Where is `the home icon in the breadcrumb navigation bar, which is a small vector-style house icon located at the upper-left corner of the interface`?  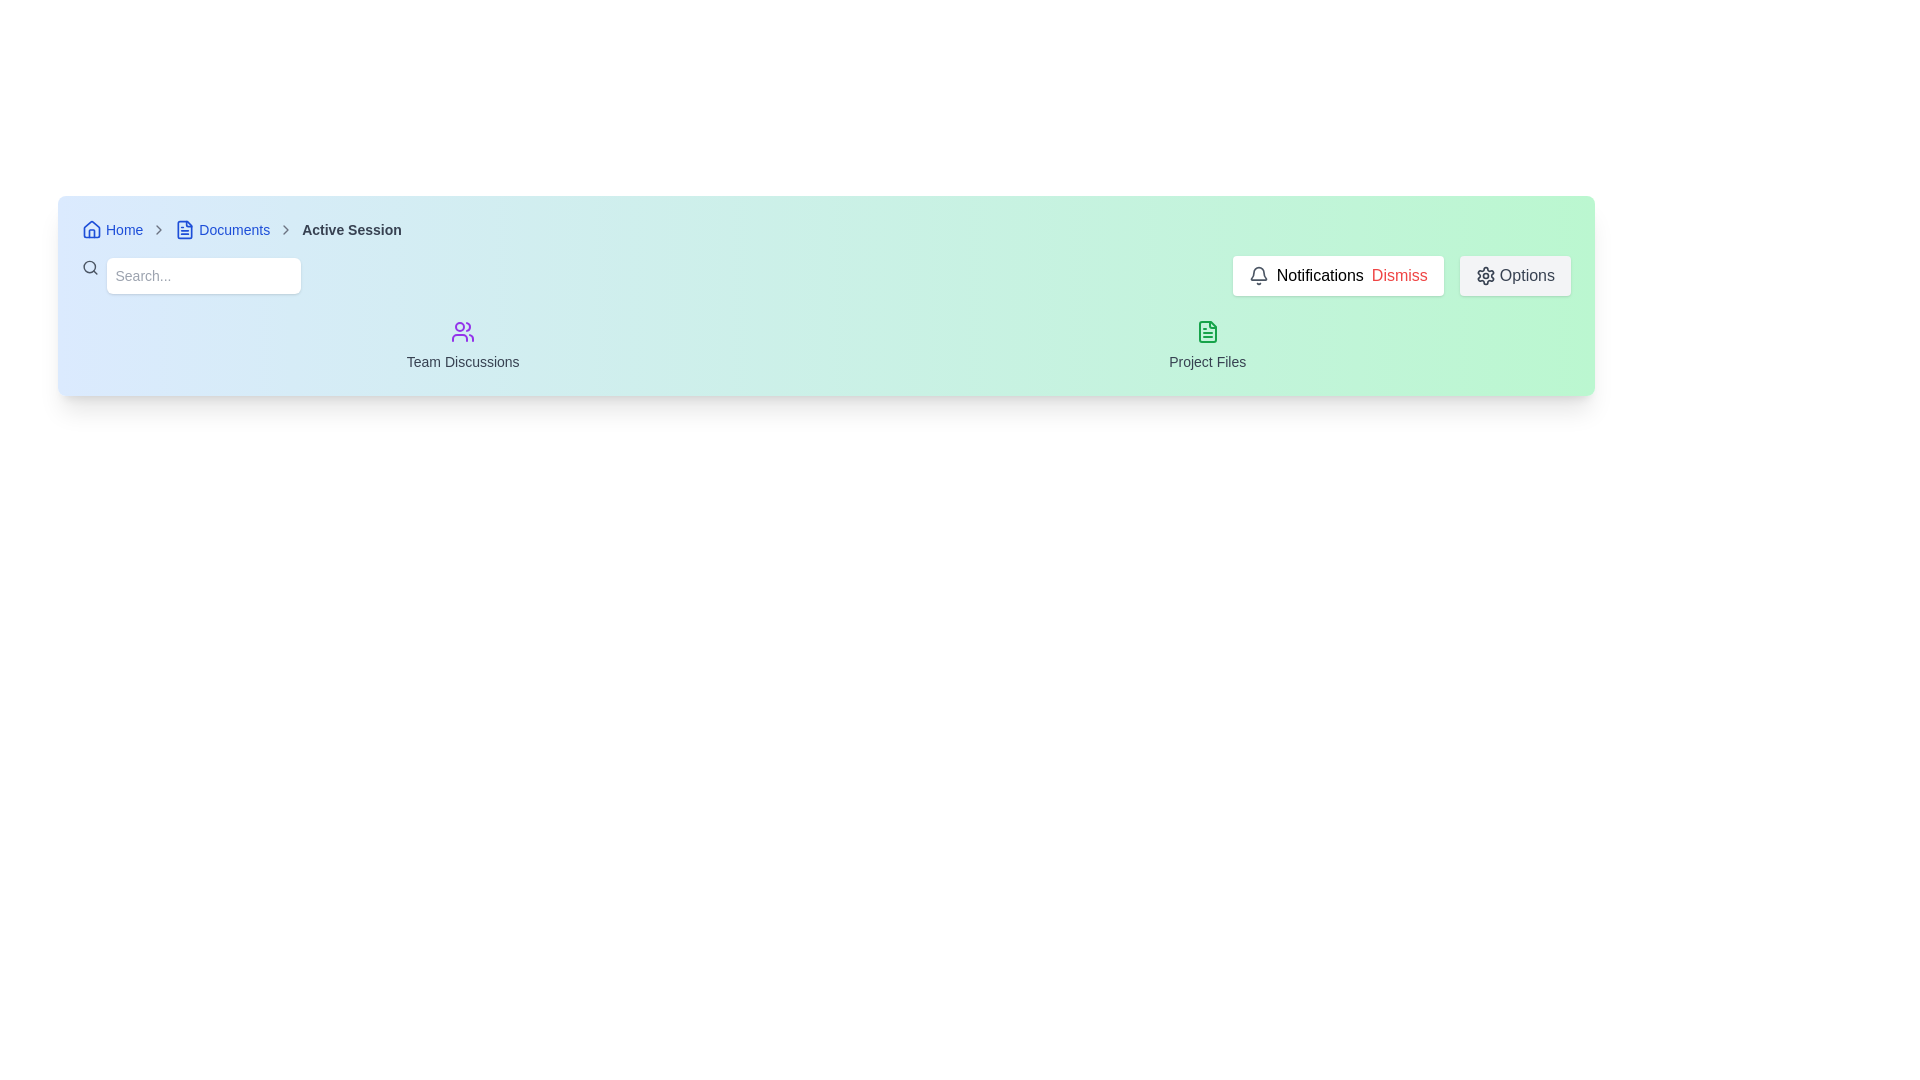 the home icon in the breadcrumb navigation bar, which is a small vector-style house icon located at the upper-left corner of the interface is located at coordinates (90, 229).